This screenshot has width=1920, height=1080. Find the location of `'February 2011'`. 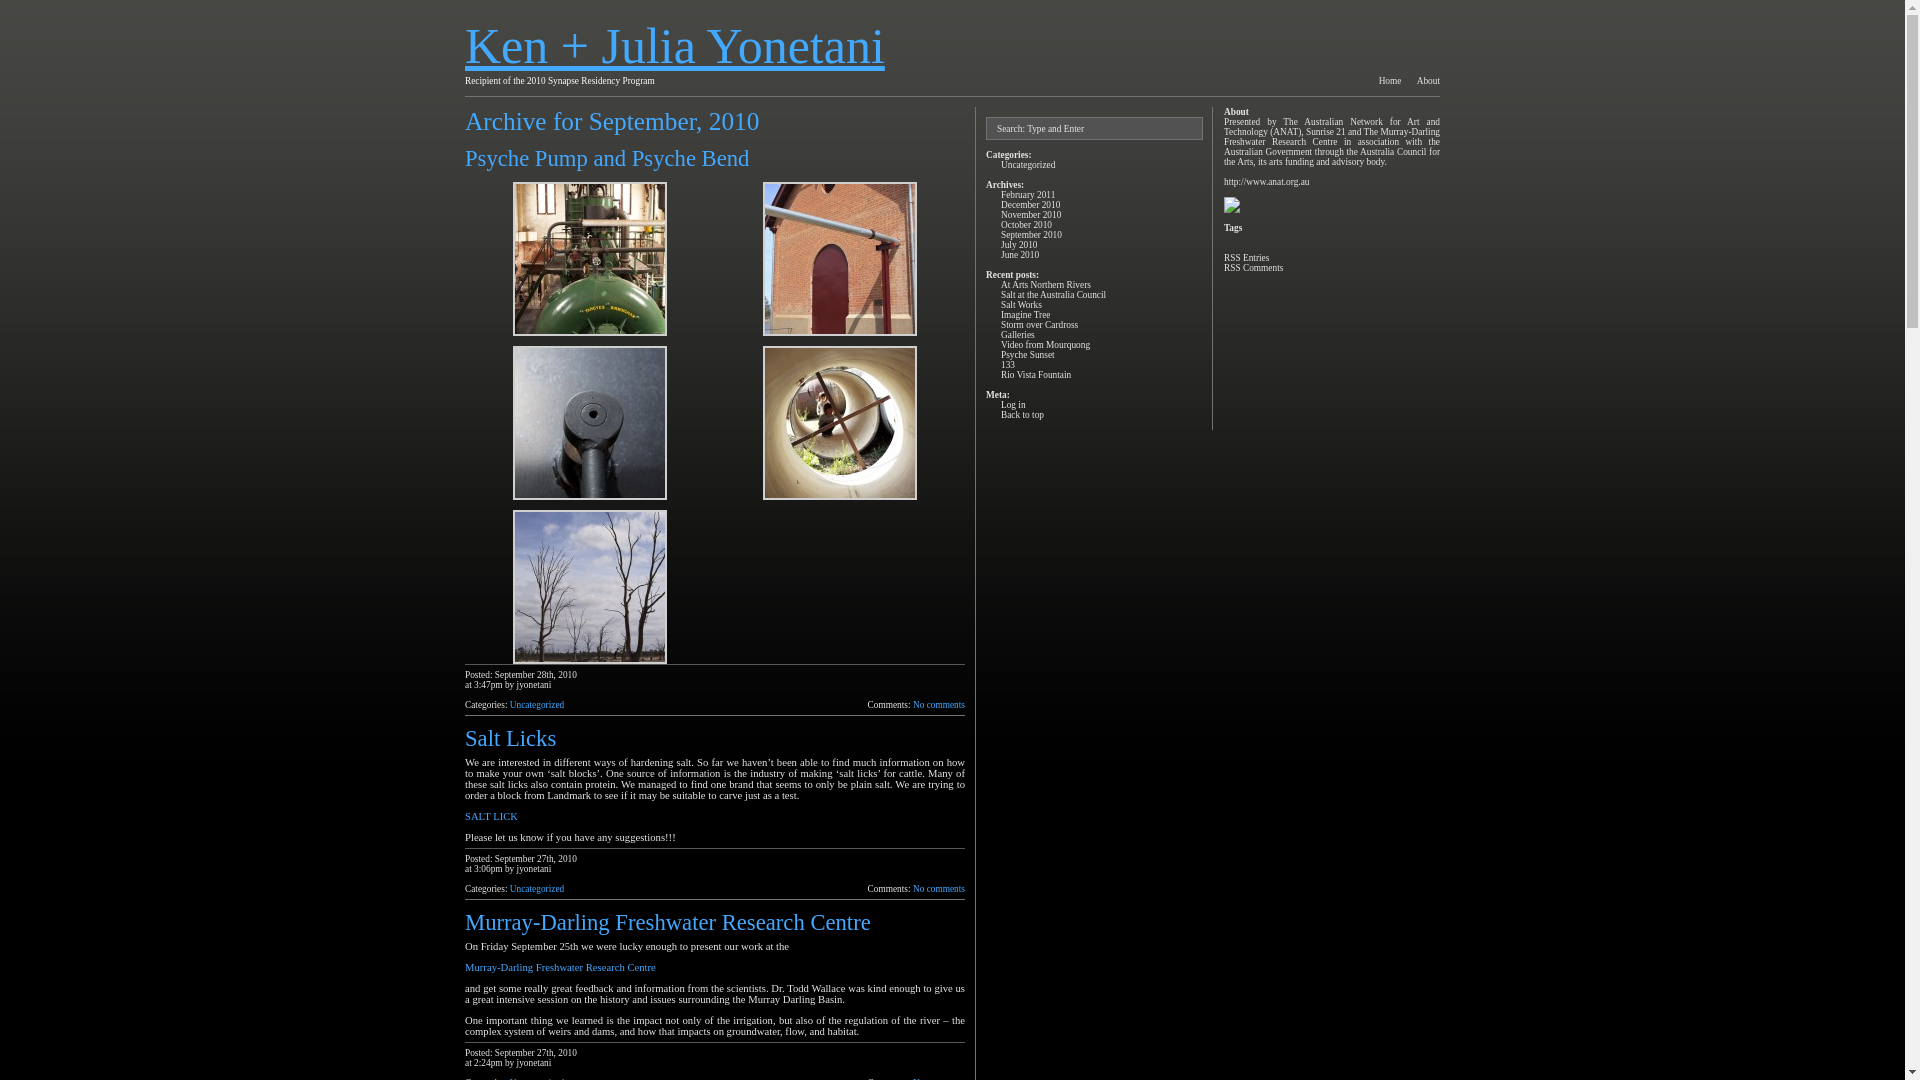

'February 2011' is located at coordinates (1027, 195).